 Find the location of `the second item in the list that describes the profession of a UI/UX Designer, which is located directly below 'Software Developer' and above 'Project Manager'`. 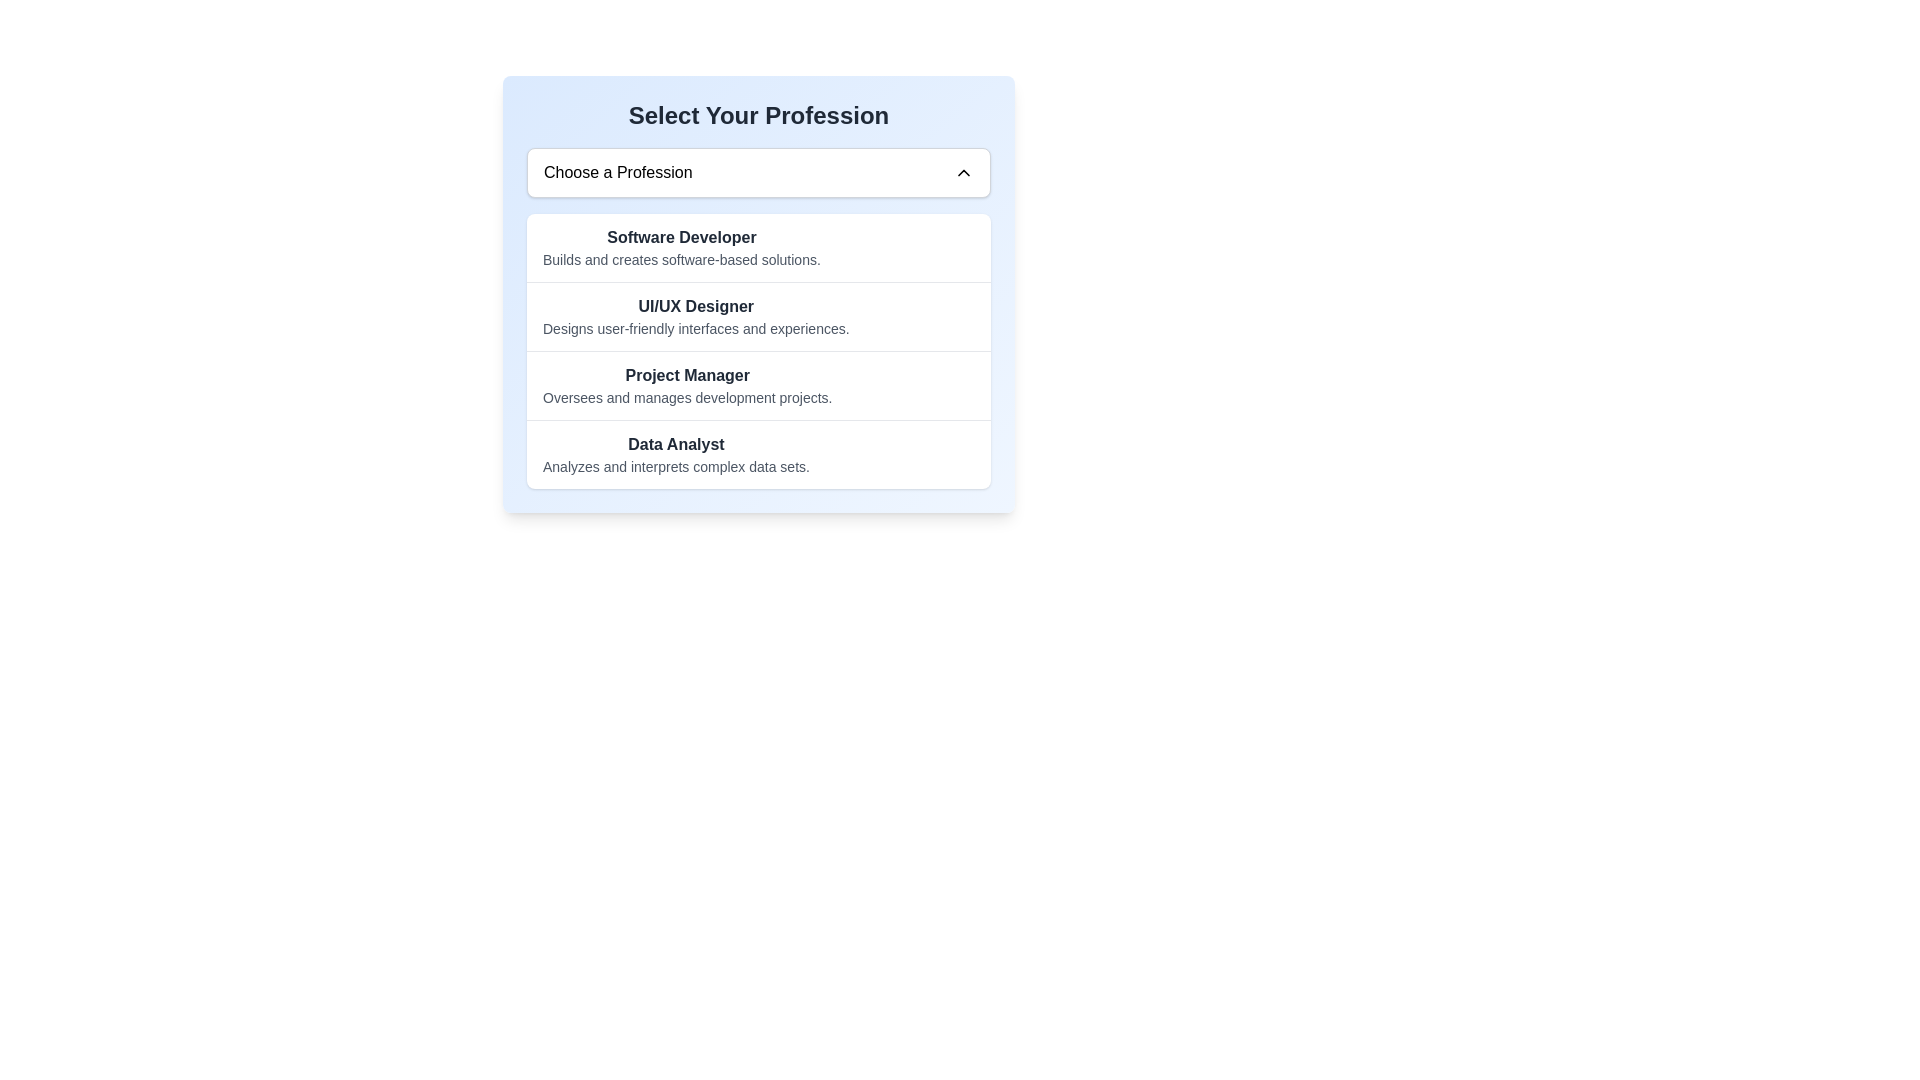

the second item in the list that describes the profession of a UI/UX Designer, which is located directly below 'Software Developer' and above 'Project Manager' is located at coordinates (757, 315).